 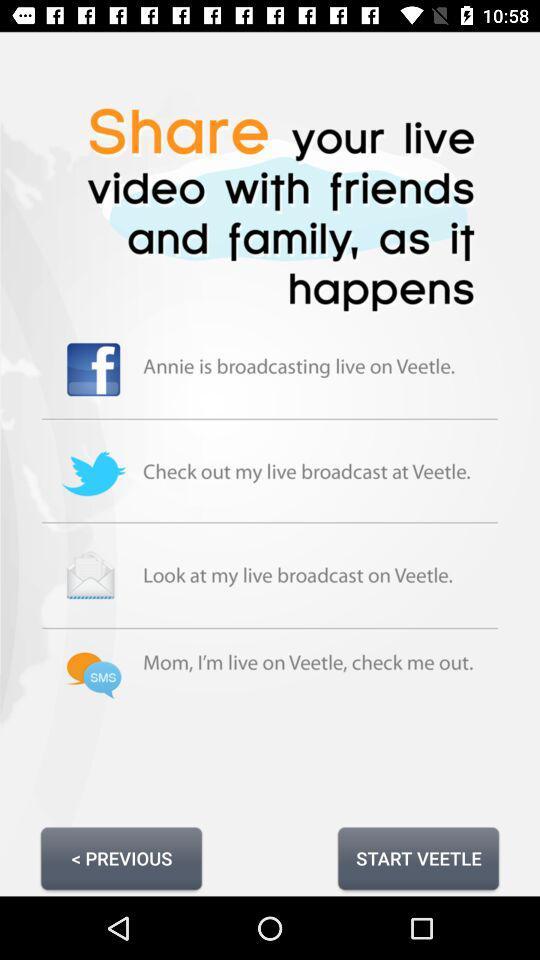 What do you see at coordinates (417, 857) in the screenshot?
I see `item next to < previous` at bounding box center [417, 857].